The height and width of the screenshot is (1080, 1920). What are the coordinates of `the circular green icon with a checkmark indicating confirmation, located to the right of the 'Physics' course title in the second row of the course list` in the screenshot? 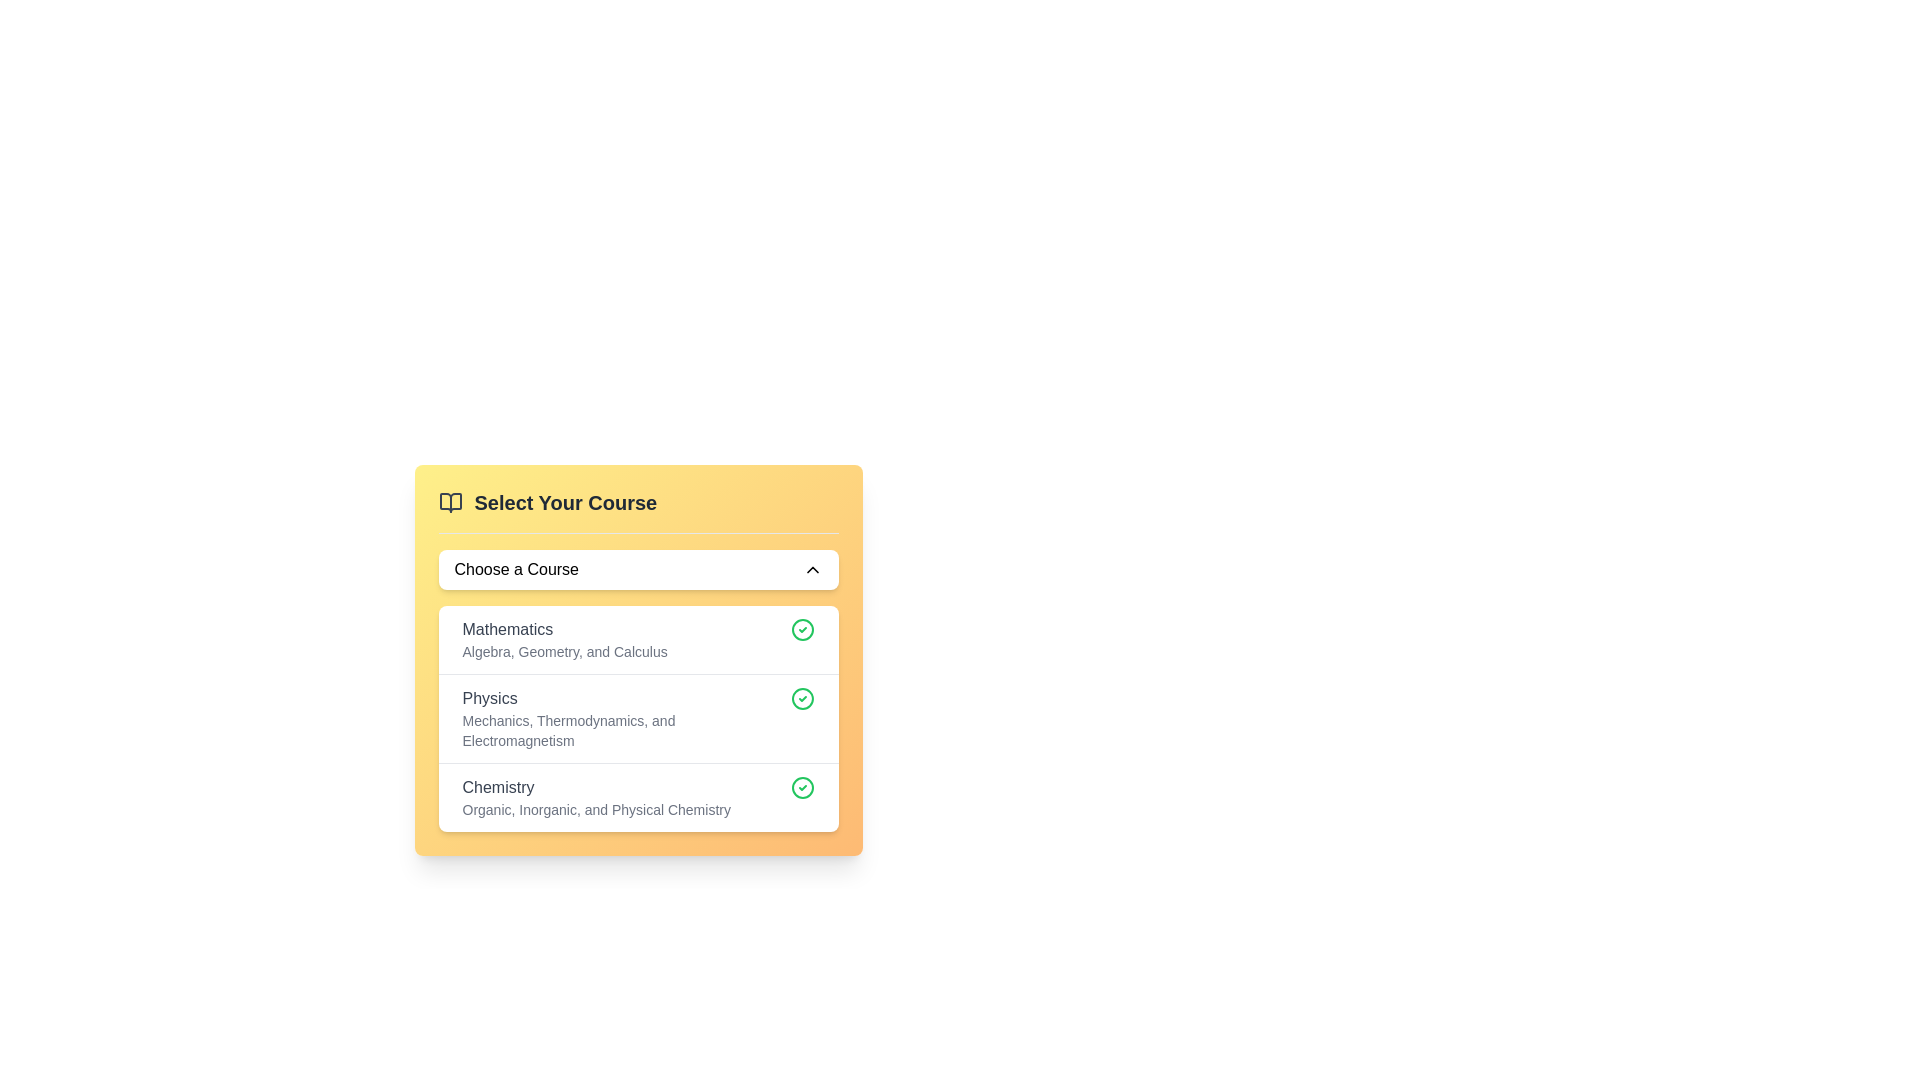 It's located at (802, 628).